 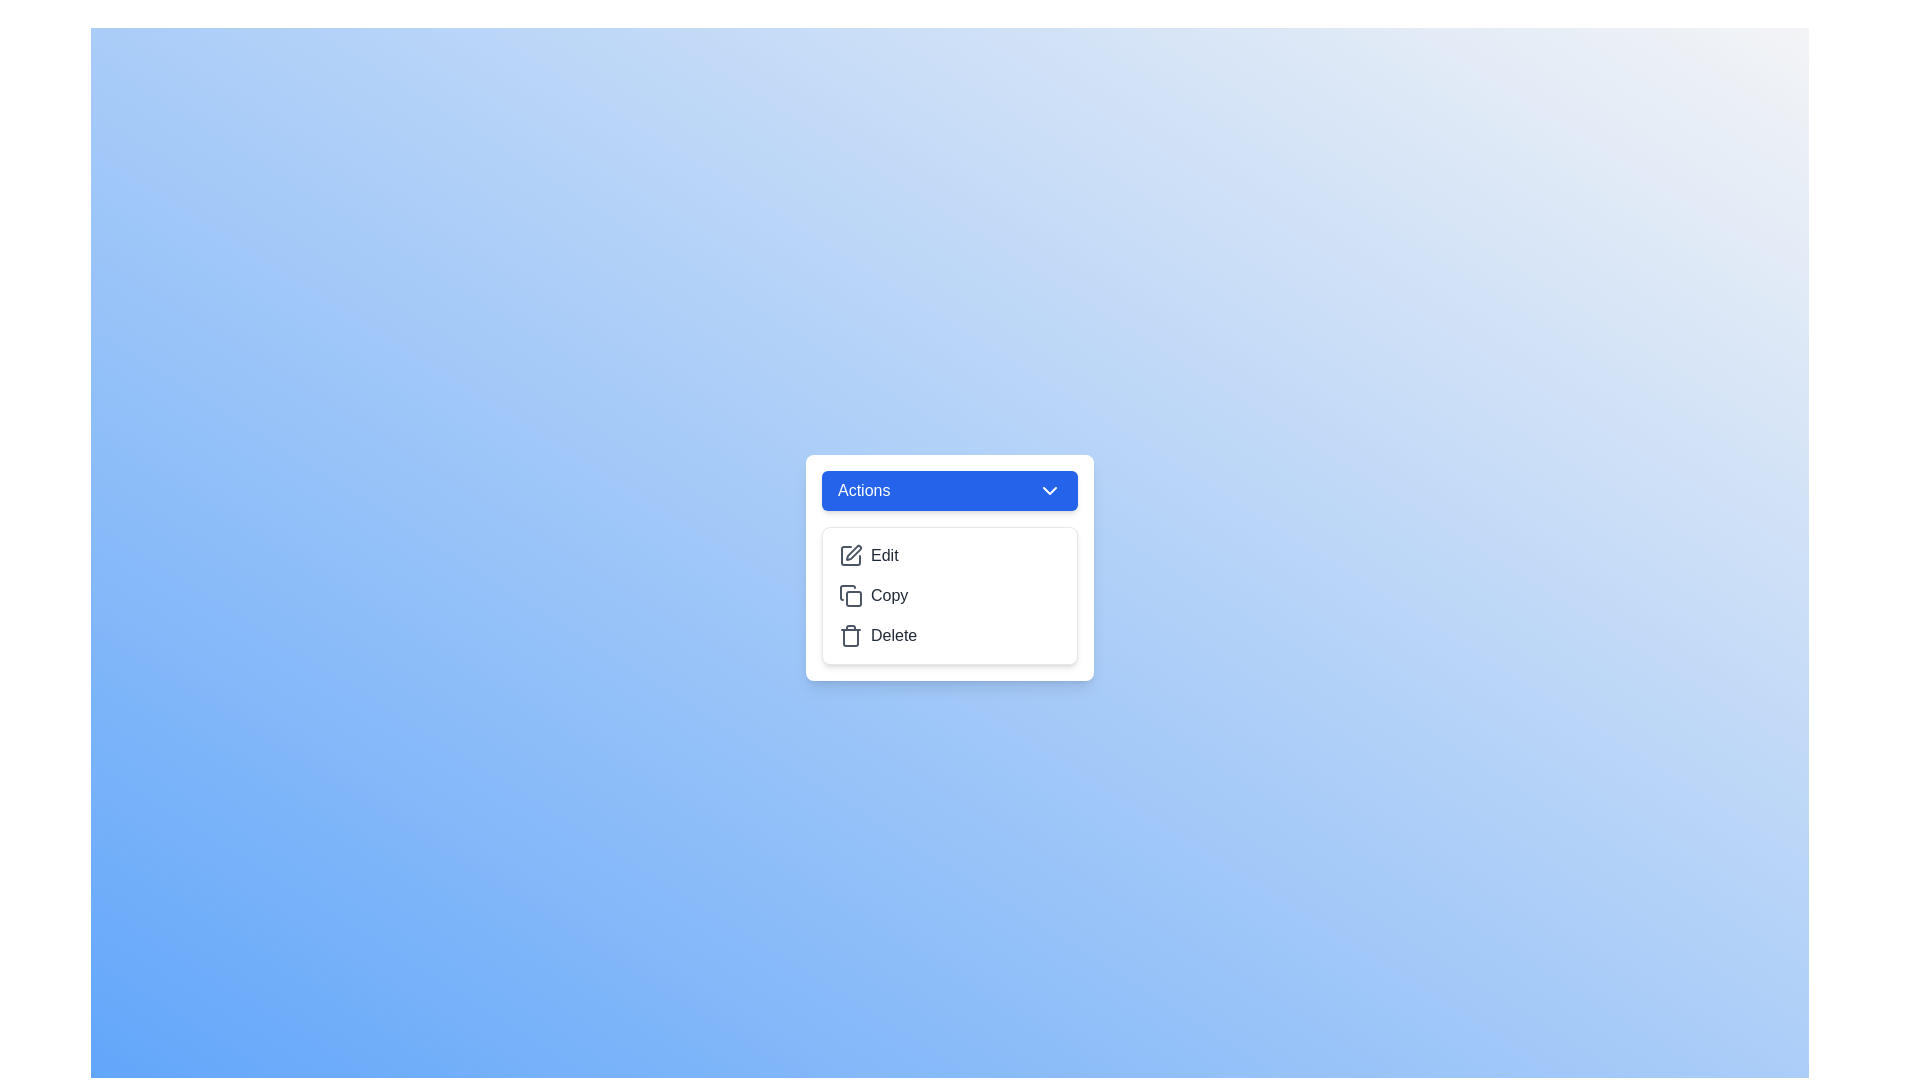 What do you see at coordinates (949, 636) in the screenshot?
I see `the 'Delete' button, which is the third option in a vertically stacked list of buttons in a dropdown menu` at bounding box center [949, 636].